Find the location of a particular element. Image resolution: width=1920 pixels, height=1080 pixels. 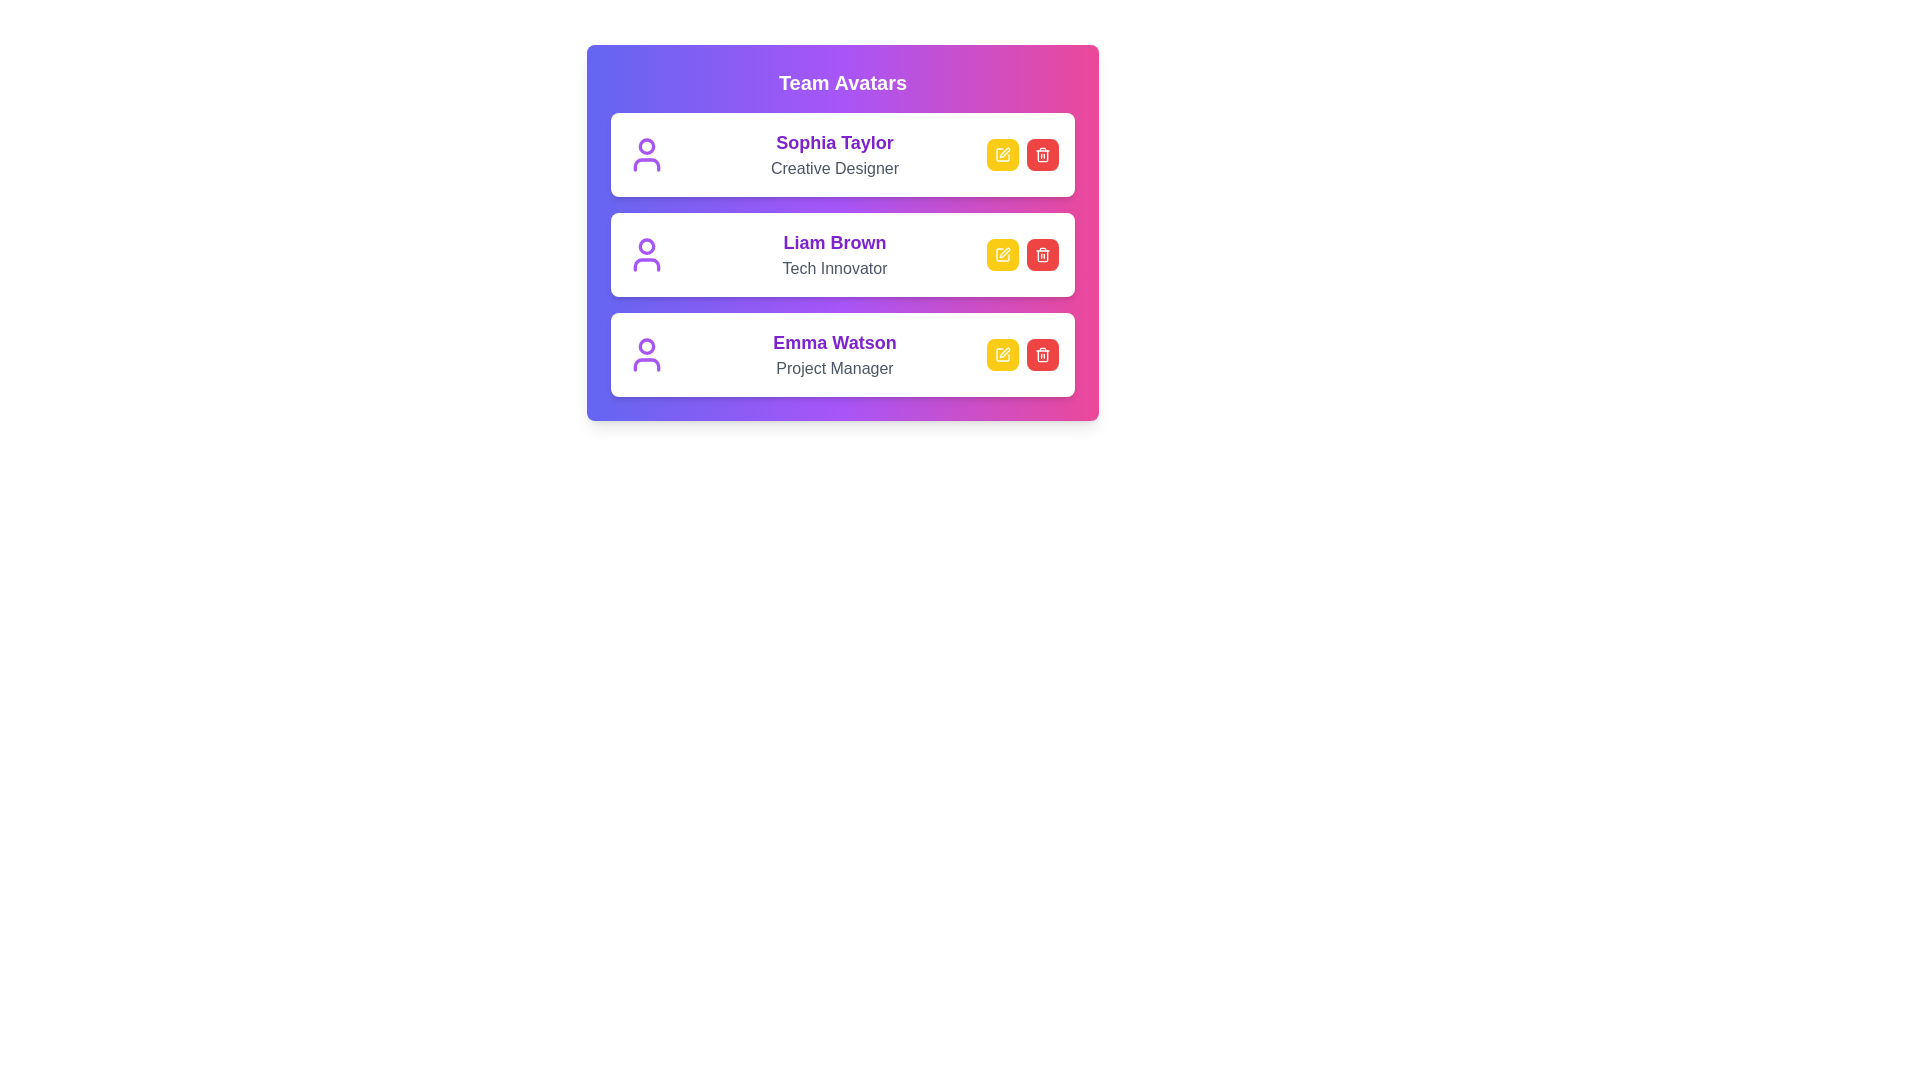

the purple circular graphical representation within the user avatar icon for 'Emma Watson - Project Manager' located in the third row of the team member list is located at coordinates (647, 345).